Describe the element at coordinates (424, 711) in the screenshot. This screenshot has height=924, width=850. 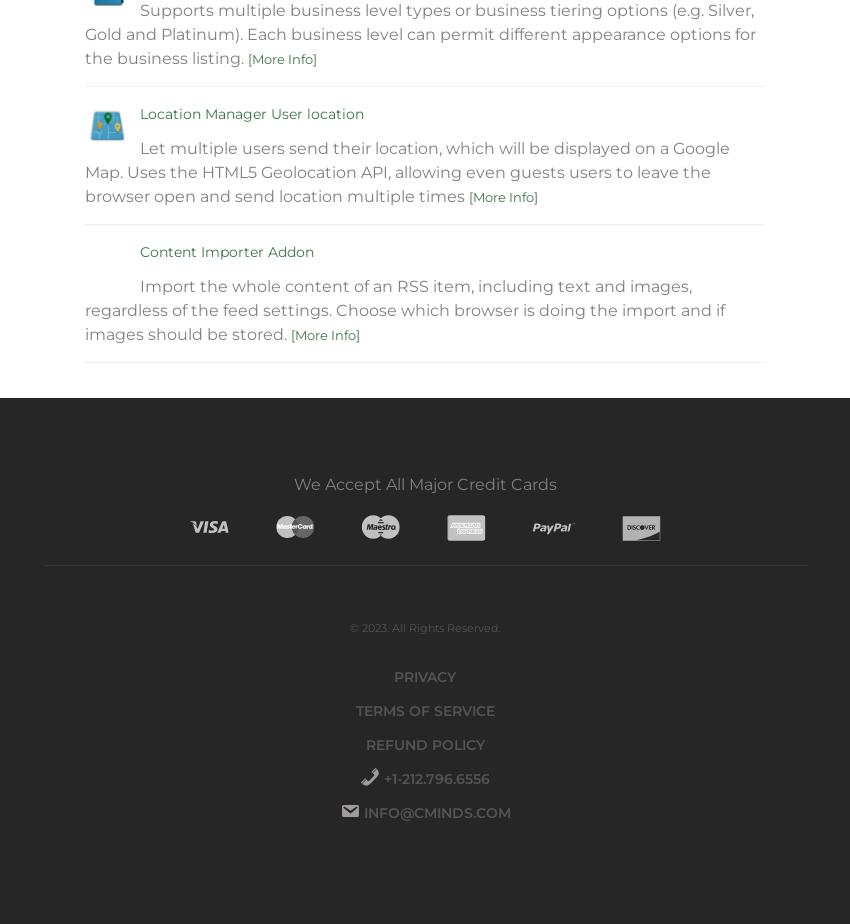
I see `'Terms of Service'` at that location.